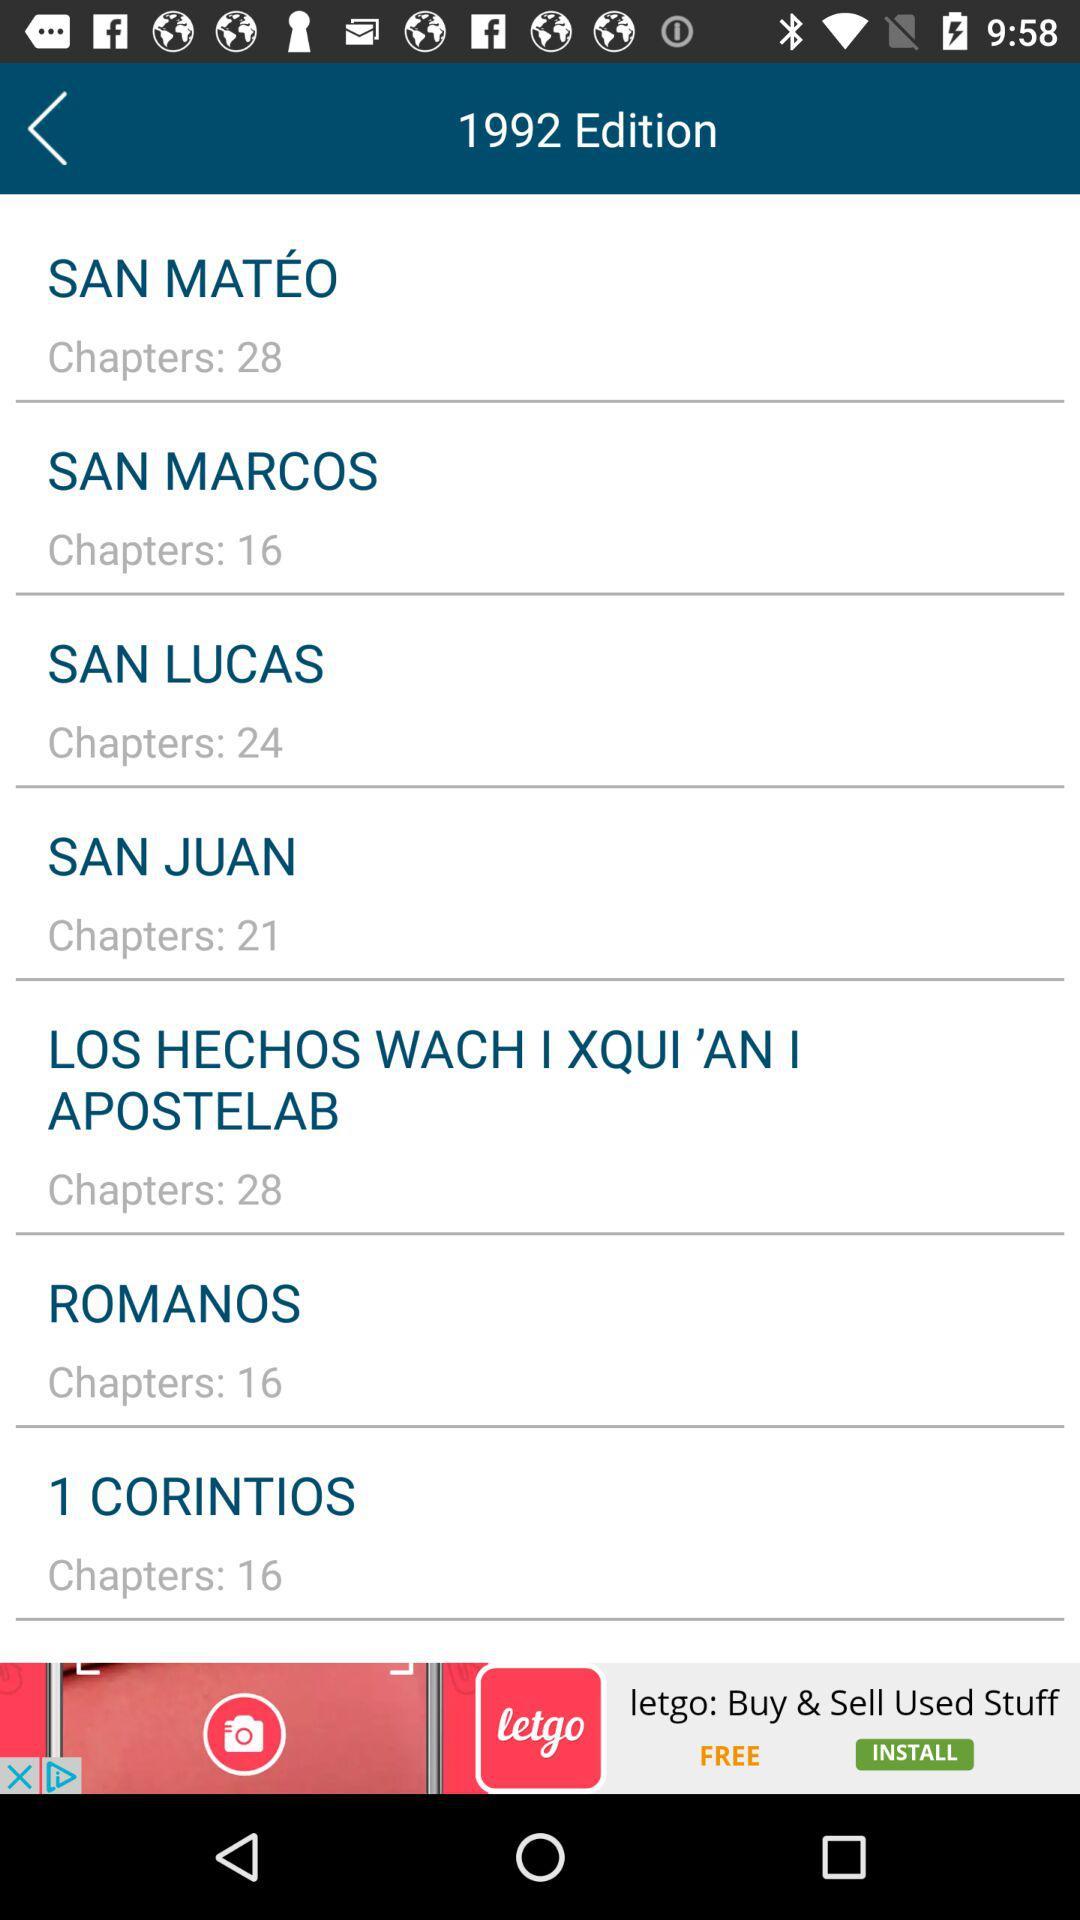 The height and width of the screenshot is (1920, 1080). I want to click on the arrow_backward icon, so click(46, 127).